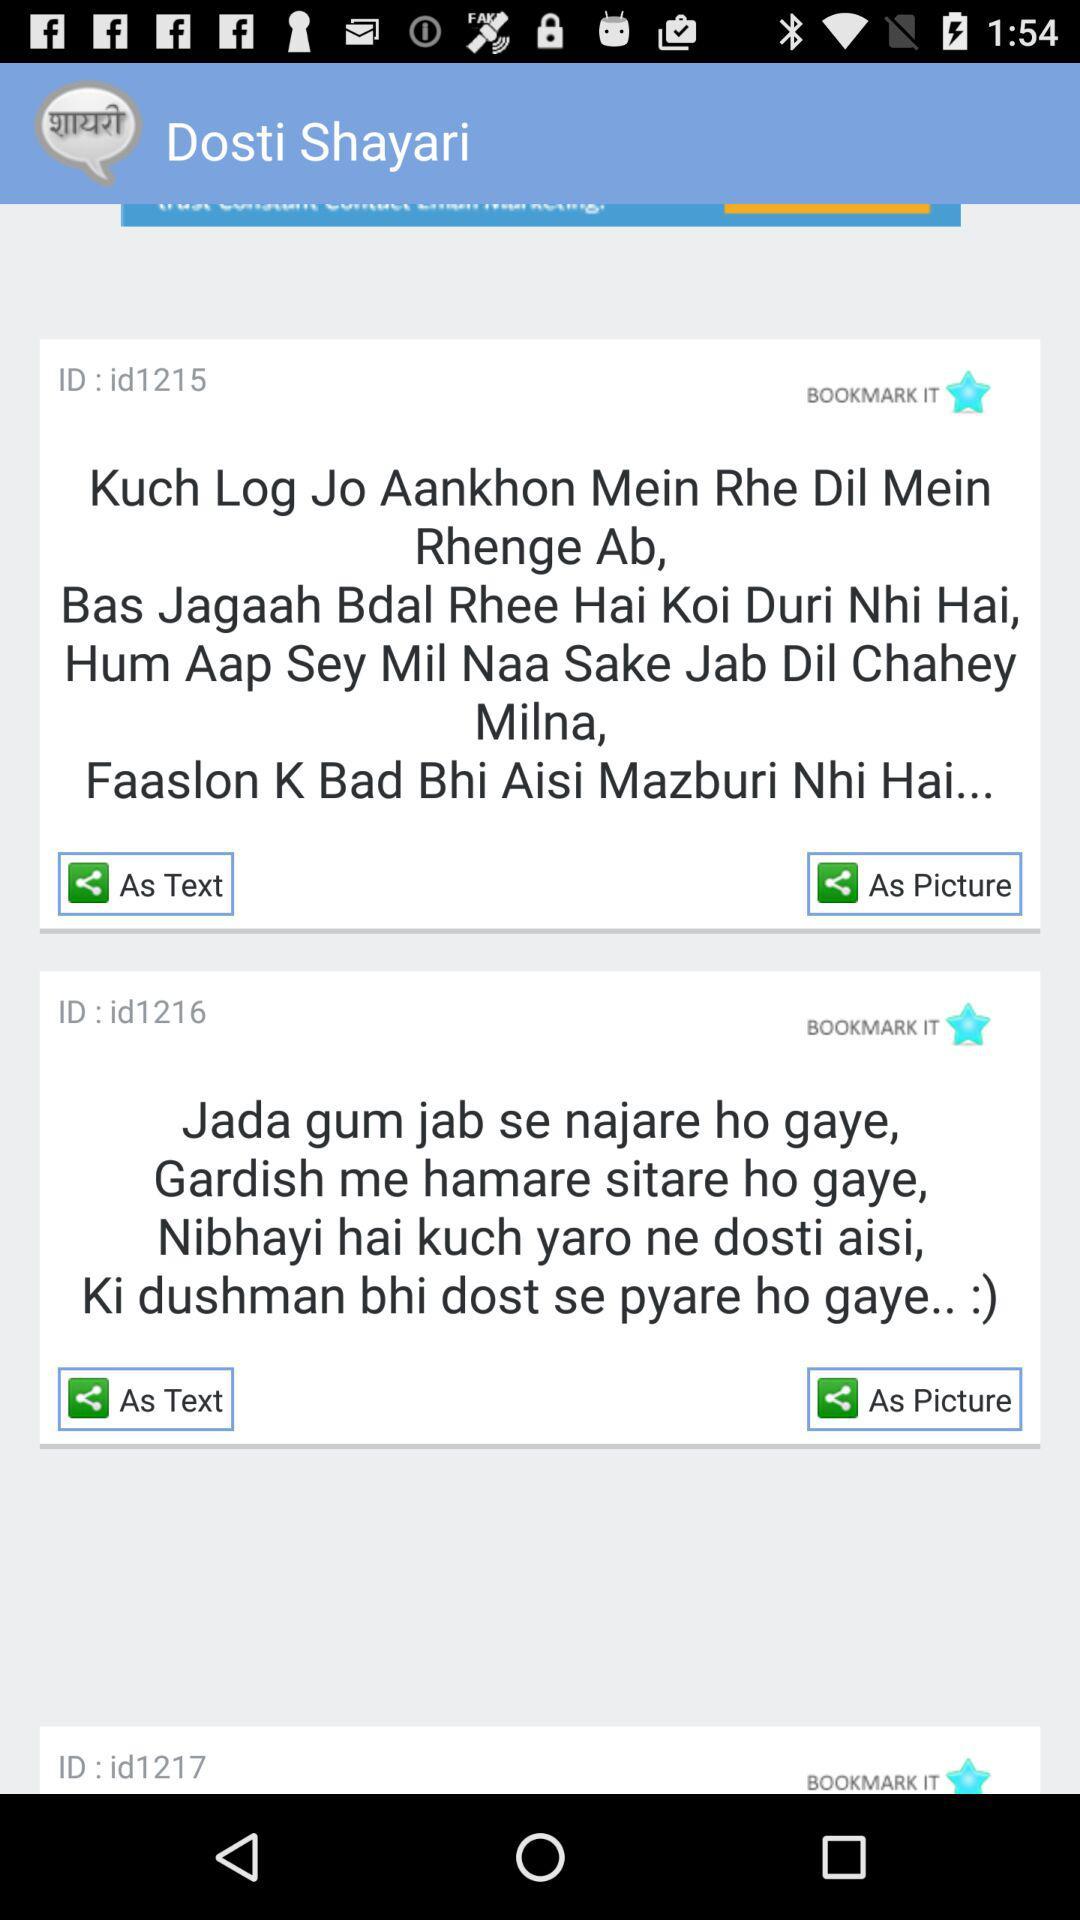 This screenshot has width=1080, height=1920. What do you see at coordinates (169, 1010) in the screenshot?
I see `the 1216 item` at bounding box center [169, 1010].